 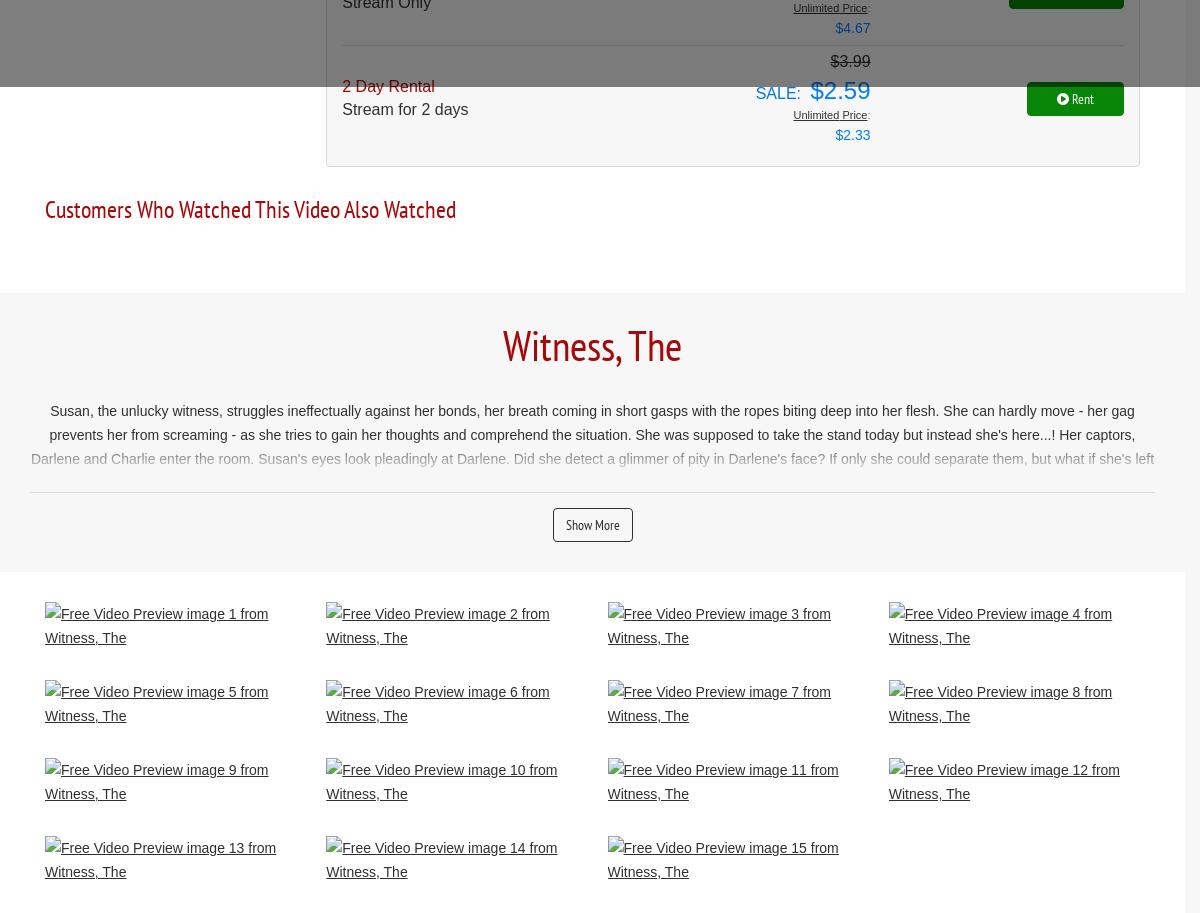 I want to click on 'Stream for 2 days', so click(x=405, y=108).